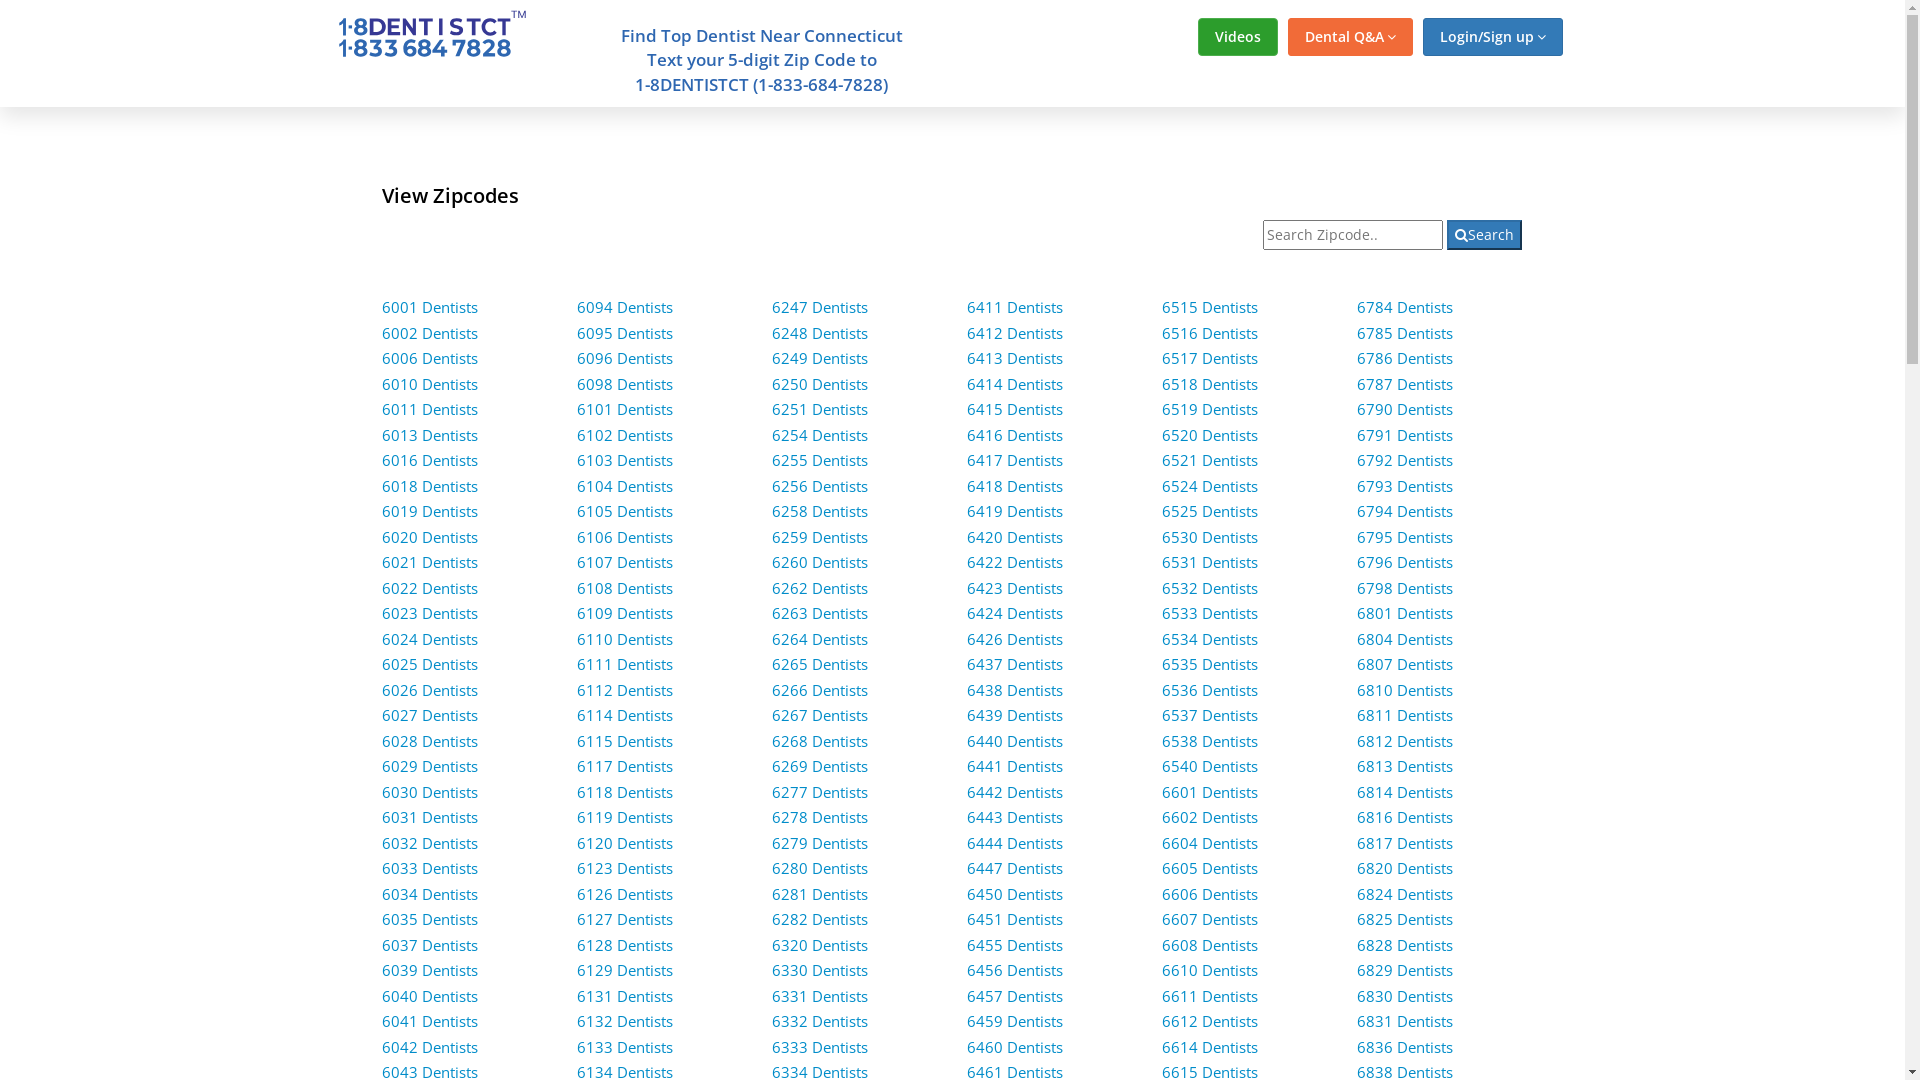 This screenshot has width=1920, height=1080. Describe the element at coordinates (820, 562) in the screenshot. I see `'6260 Dentists'` at that location.